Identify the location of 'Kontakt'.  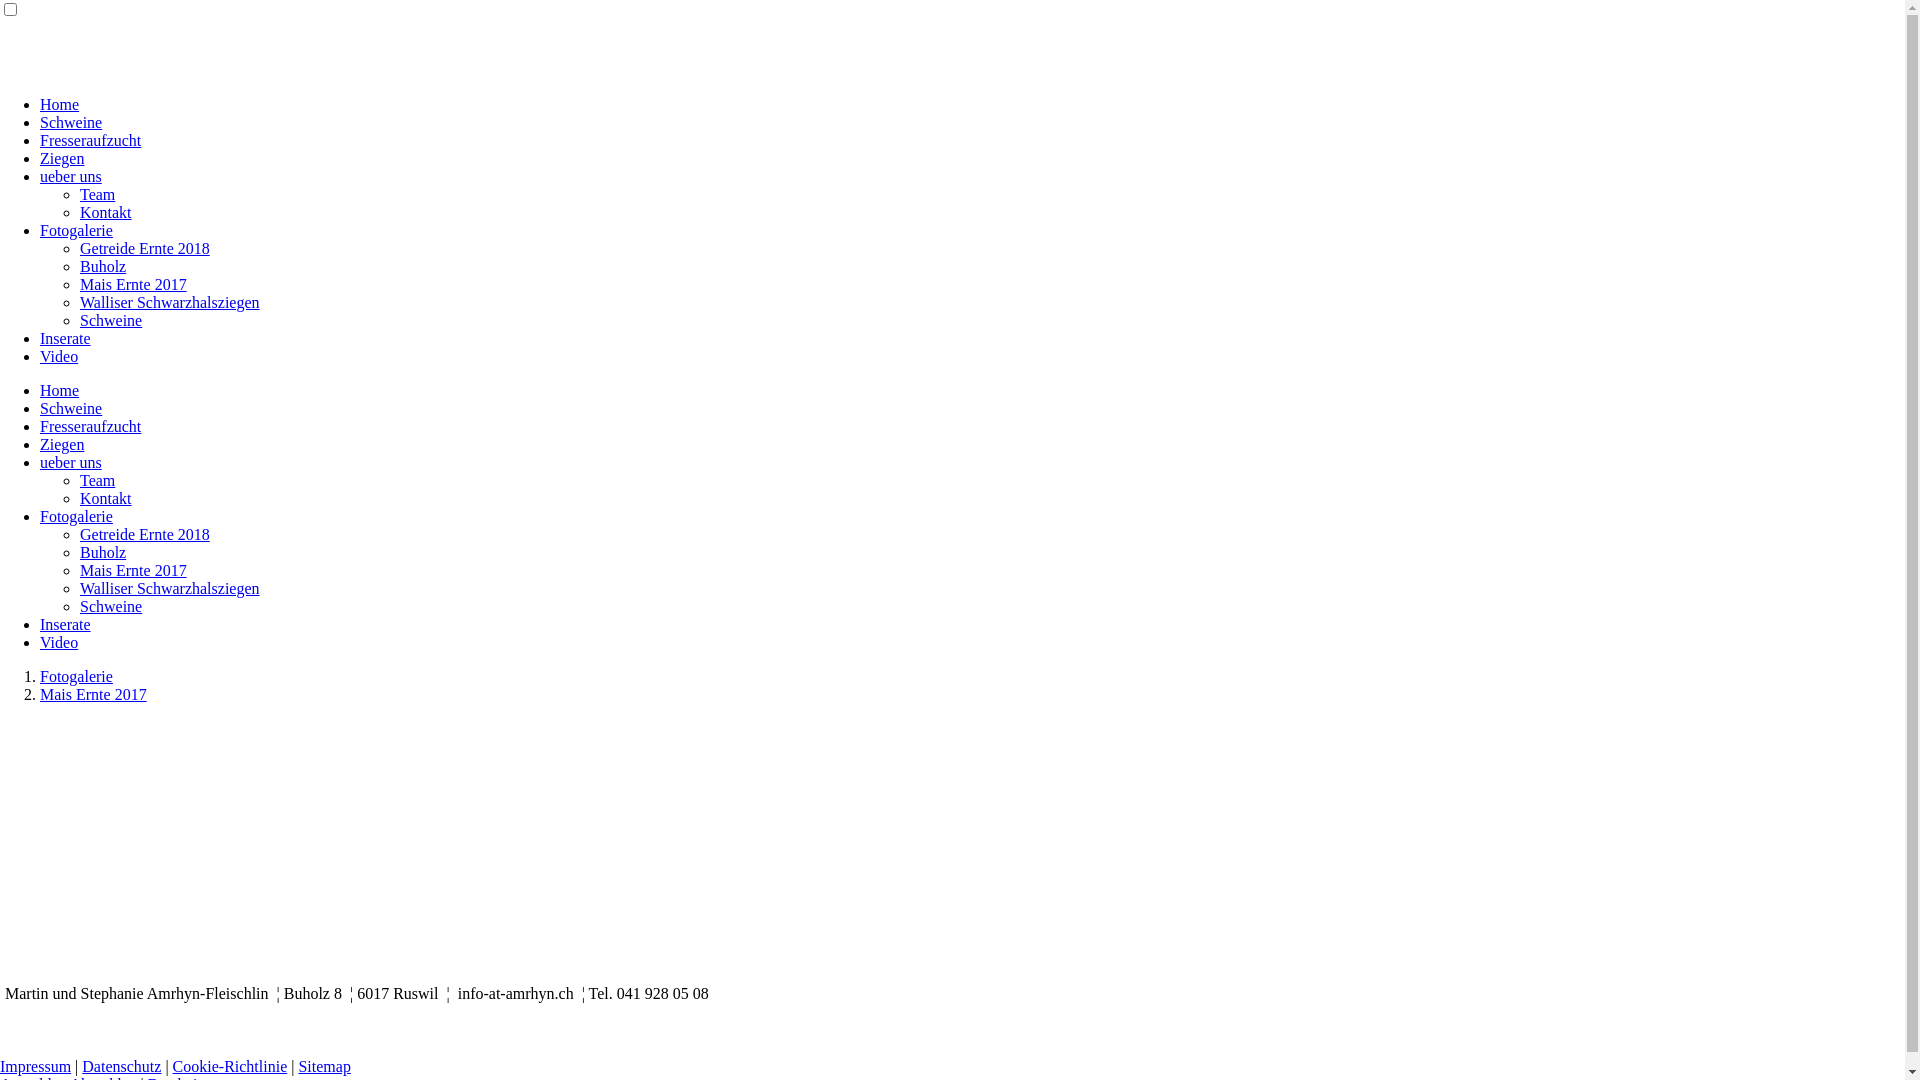
(80, 497).